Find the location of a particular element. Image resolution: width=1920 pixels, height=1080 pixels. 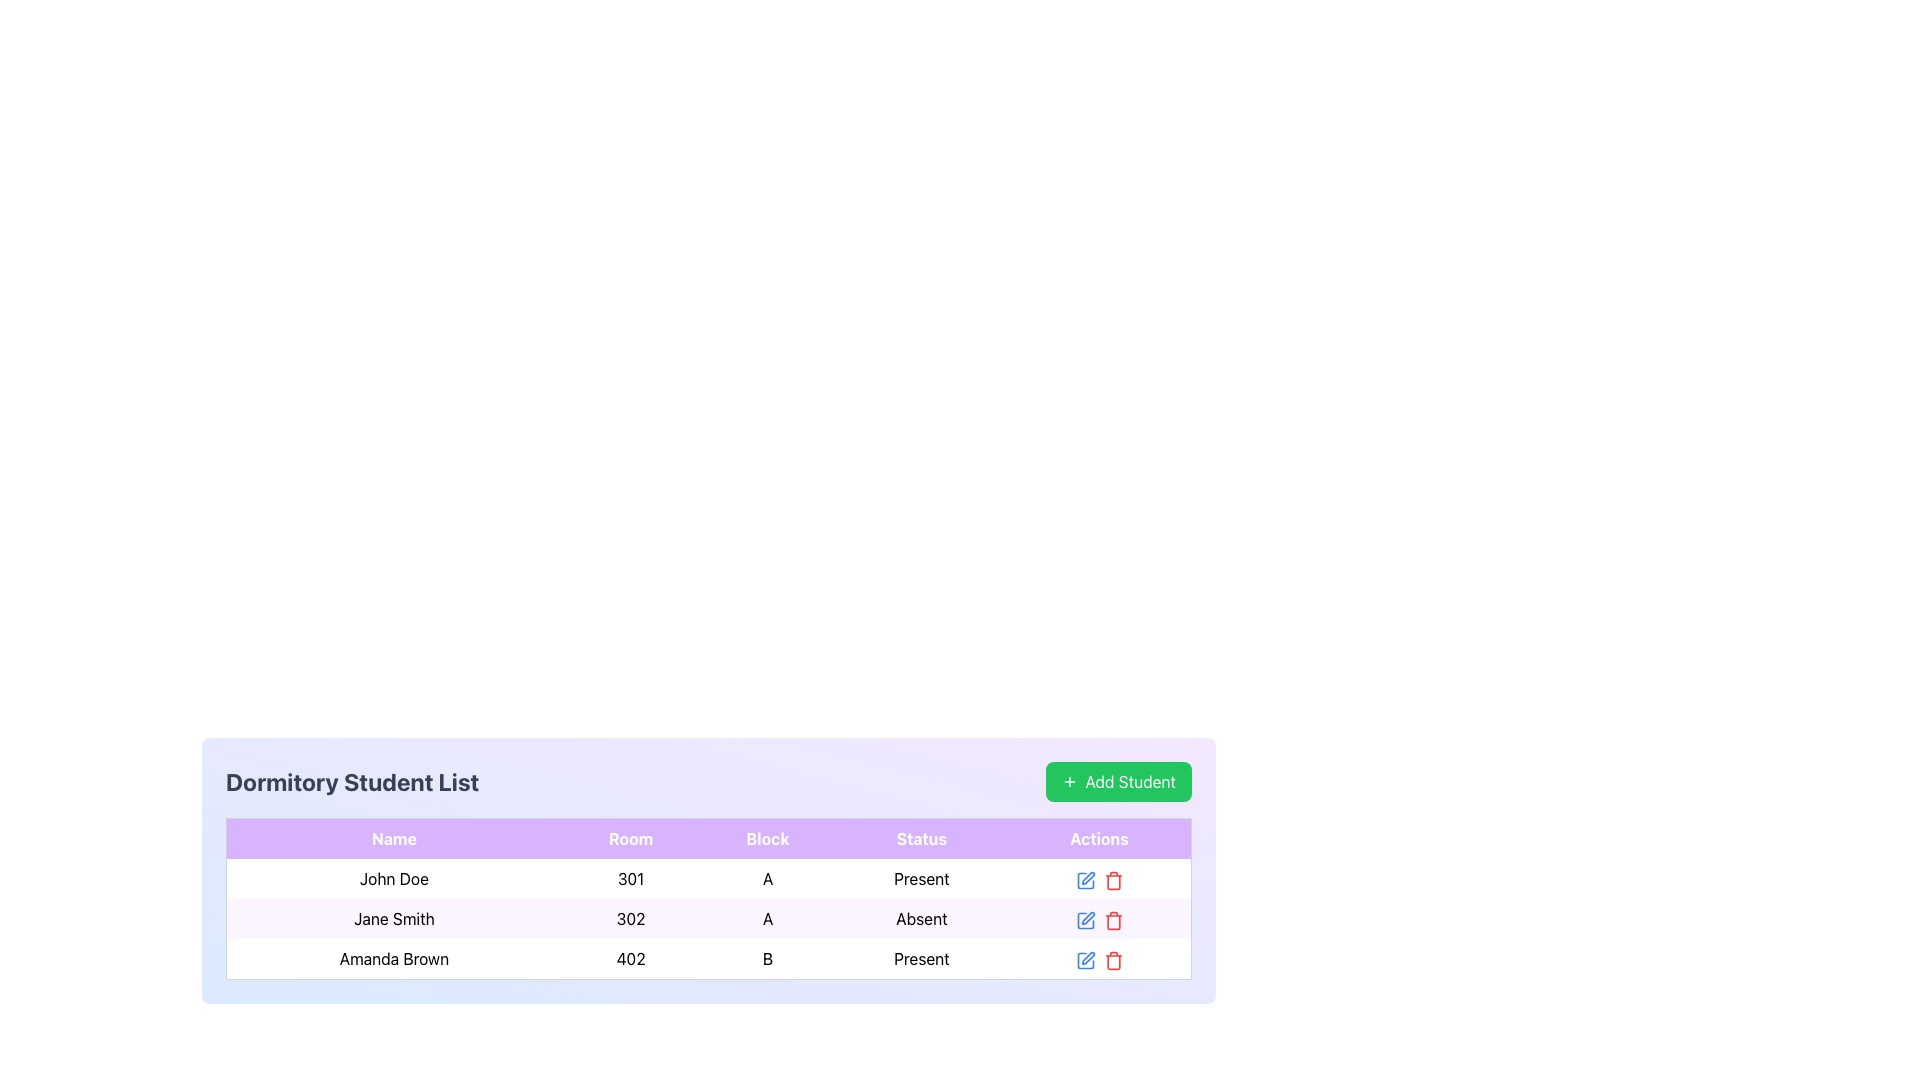

the green rectangular button labeled '+ Add Student' is located at coordinates (1117, 781).